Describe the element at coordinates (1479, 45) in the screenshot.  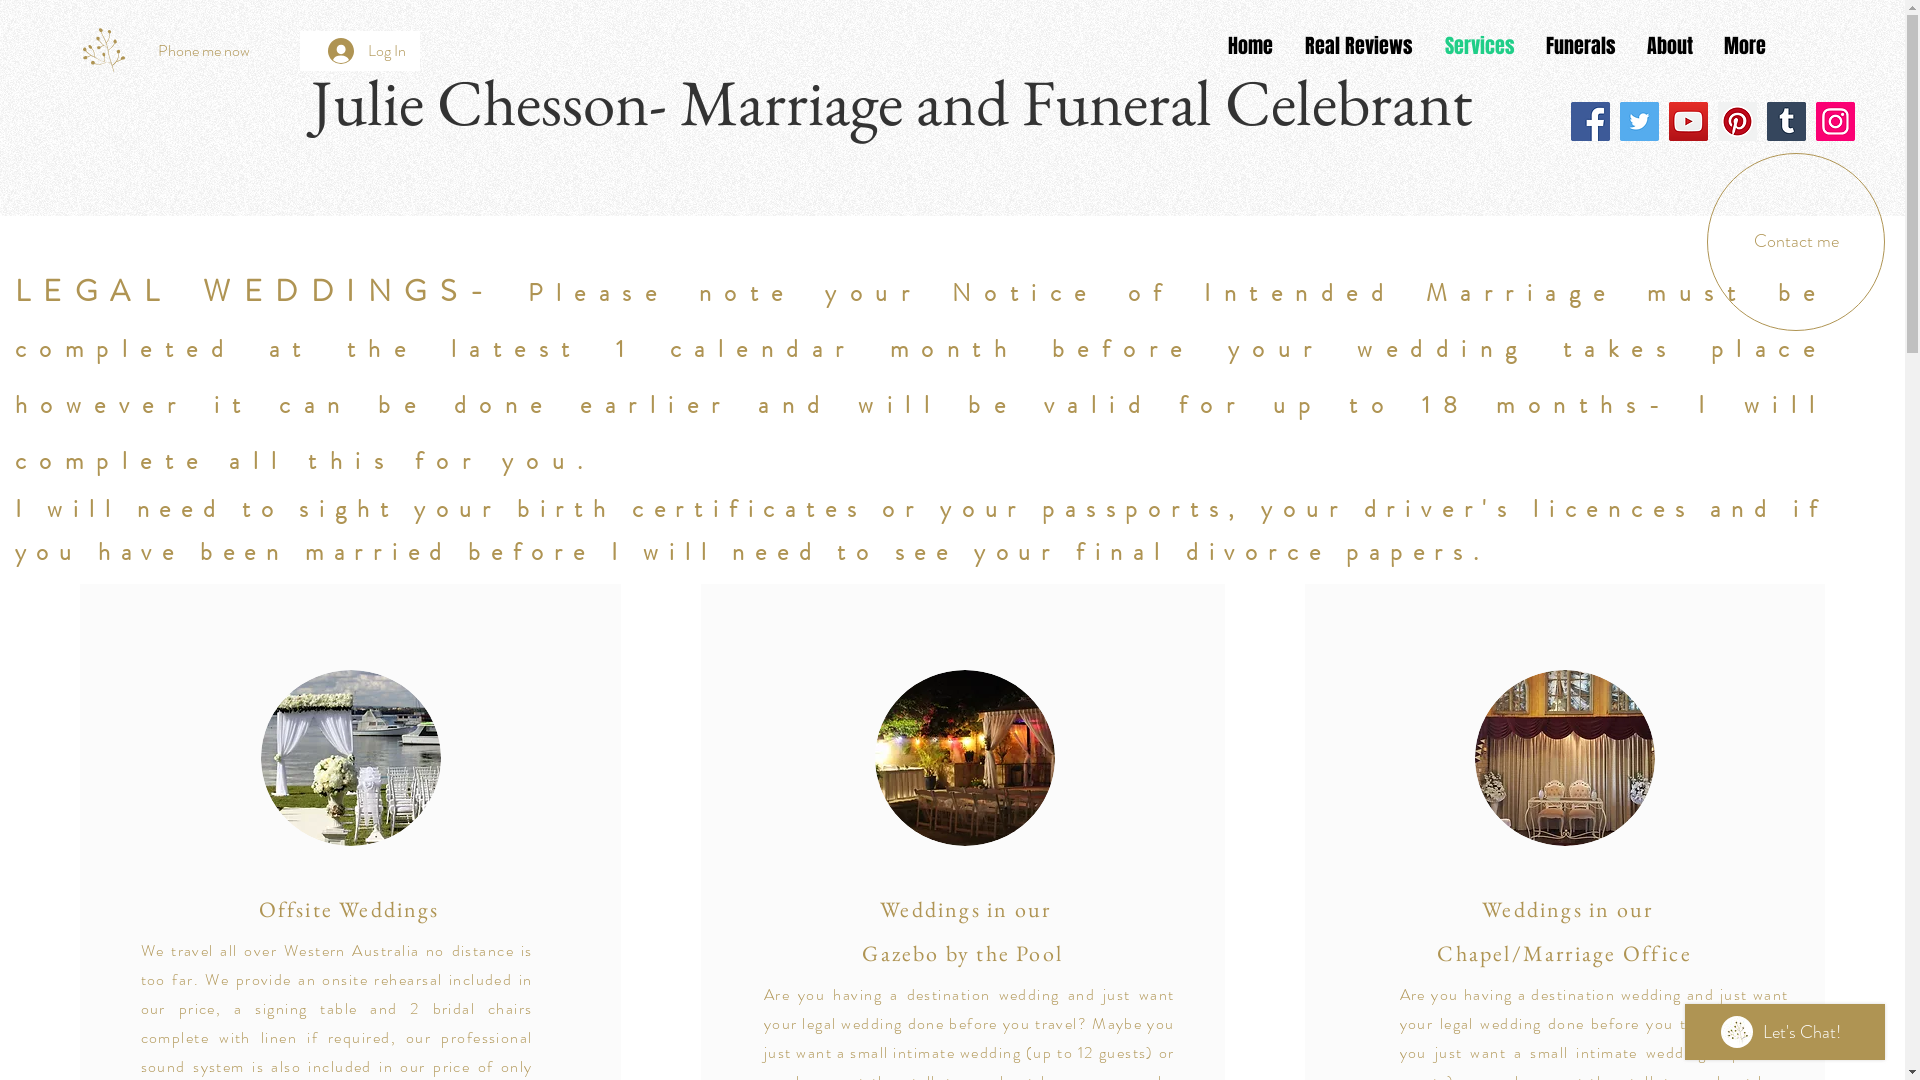
I see `'Services'` at that location.